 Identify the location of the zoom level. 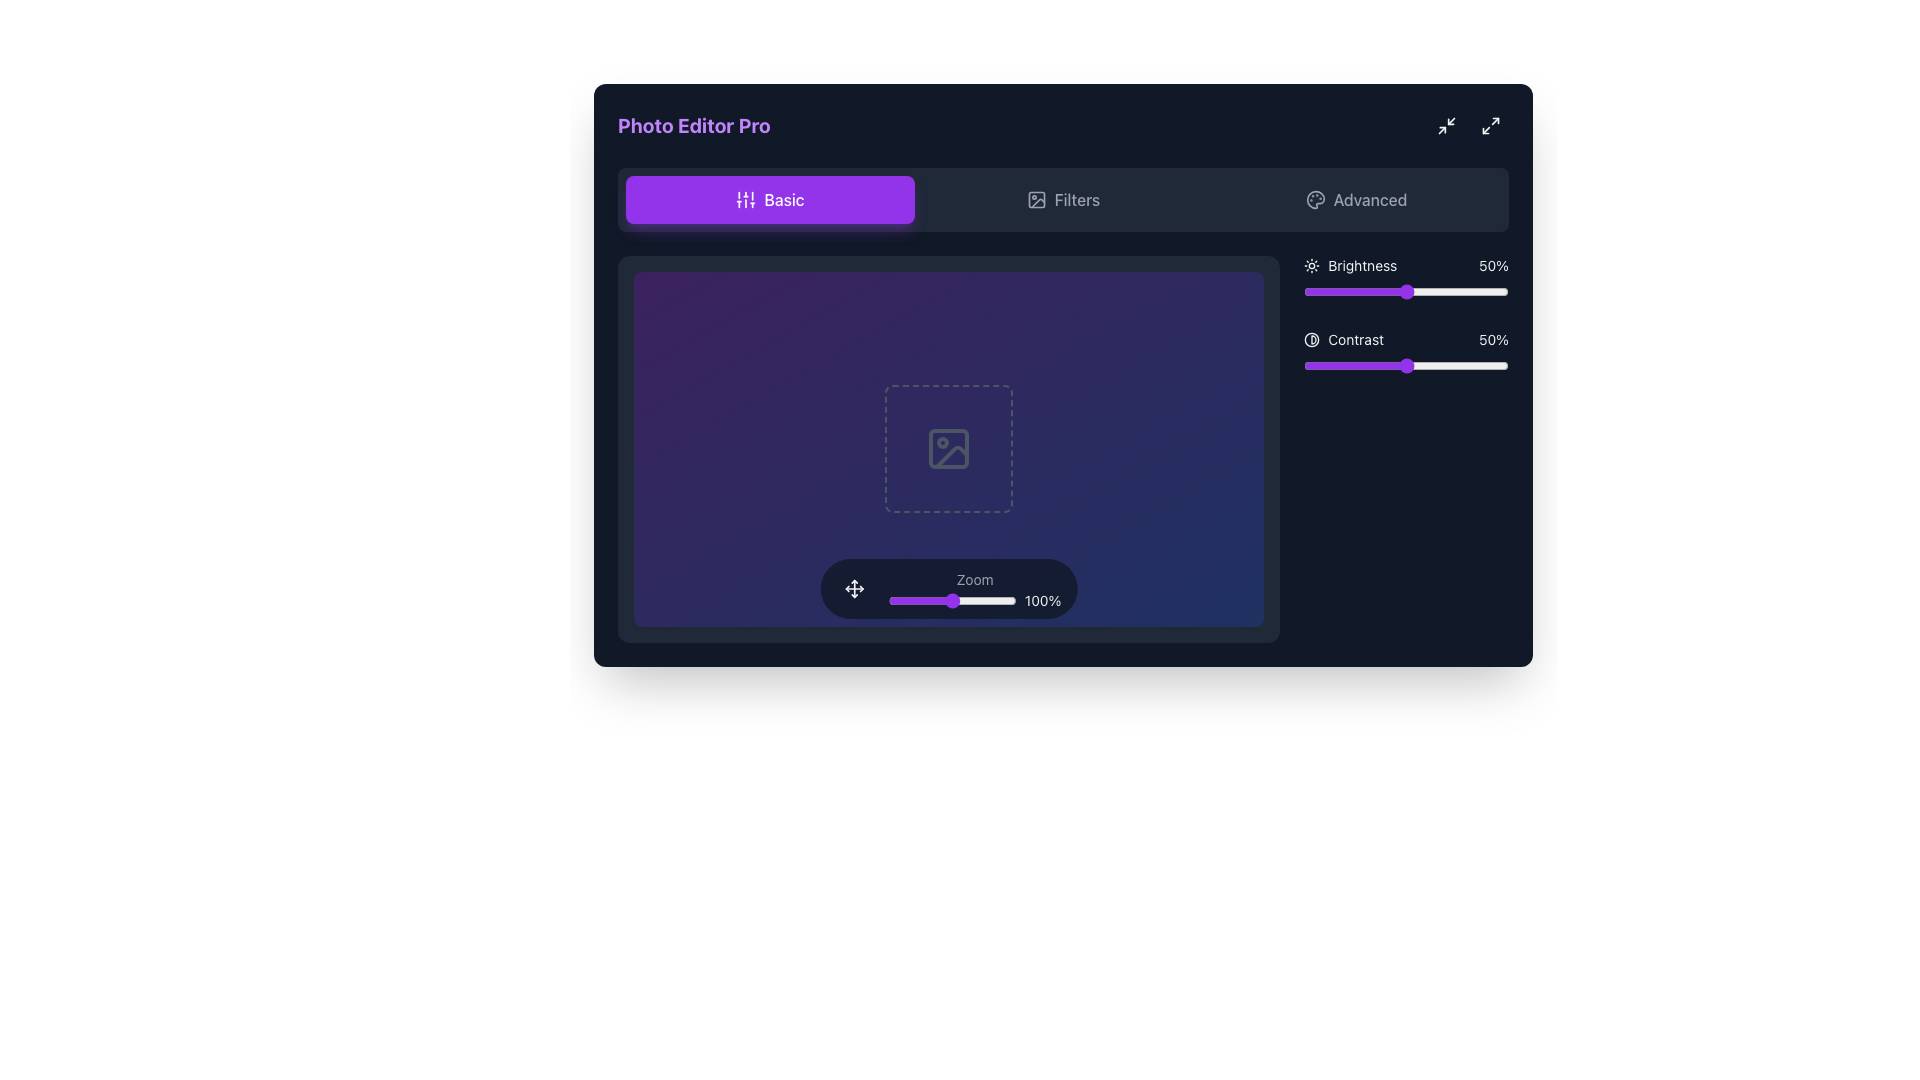
(896, 599).